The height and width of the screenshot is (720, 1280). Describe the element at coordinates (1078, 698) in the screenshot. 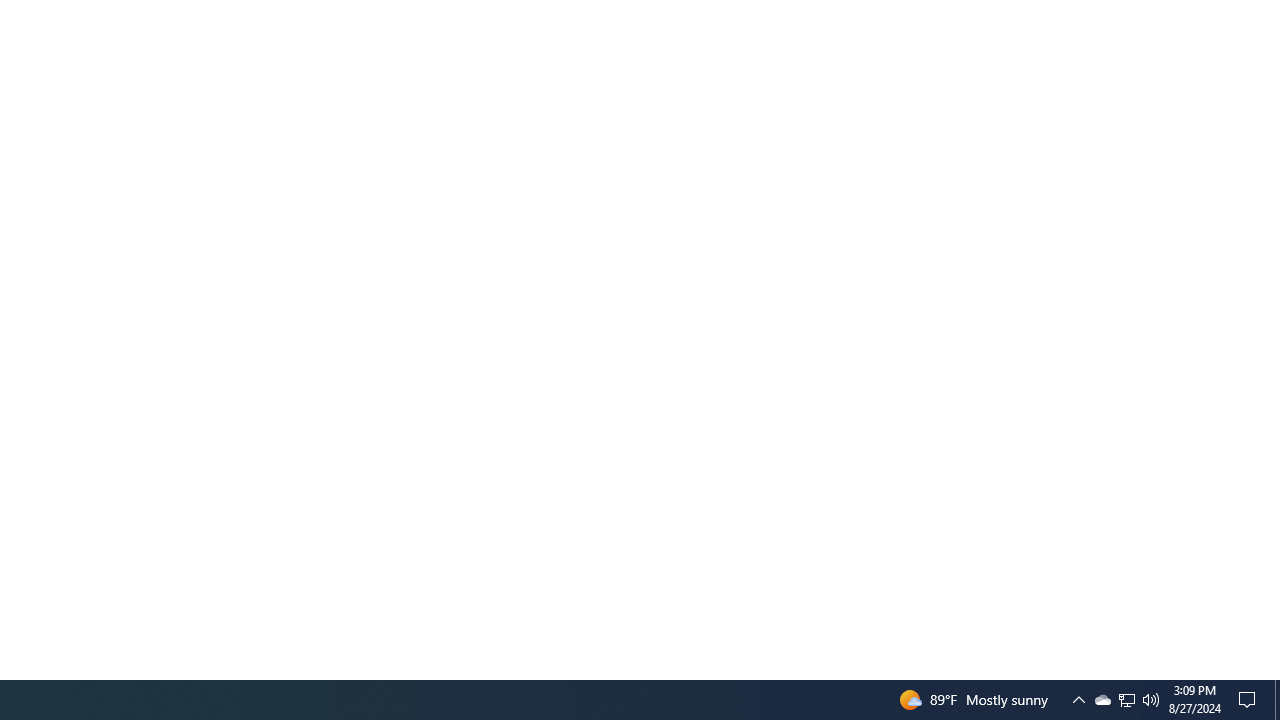

I see `'Notification Chevron'` at that location.